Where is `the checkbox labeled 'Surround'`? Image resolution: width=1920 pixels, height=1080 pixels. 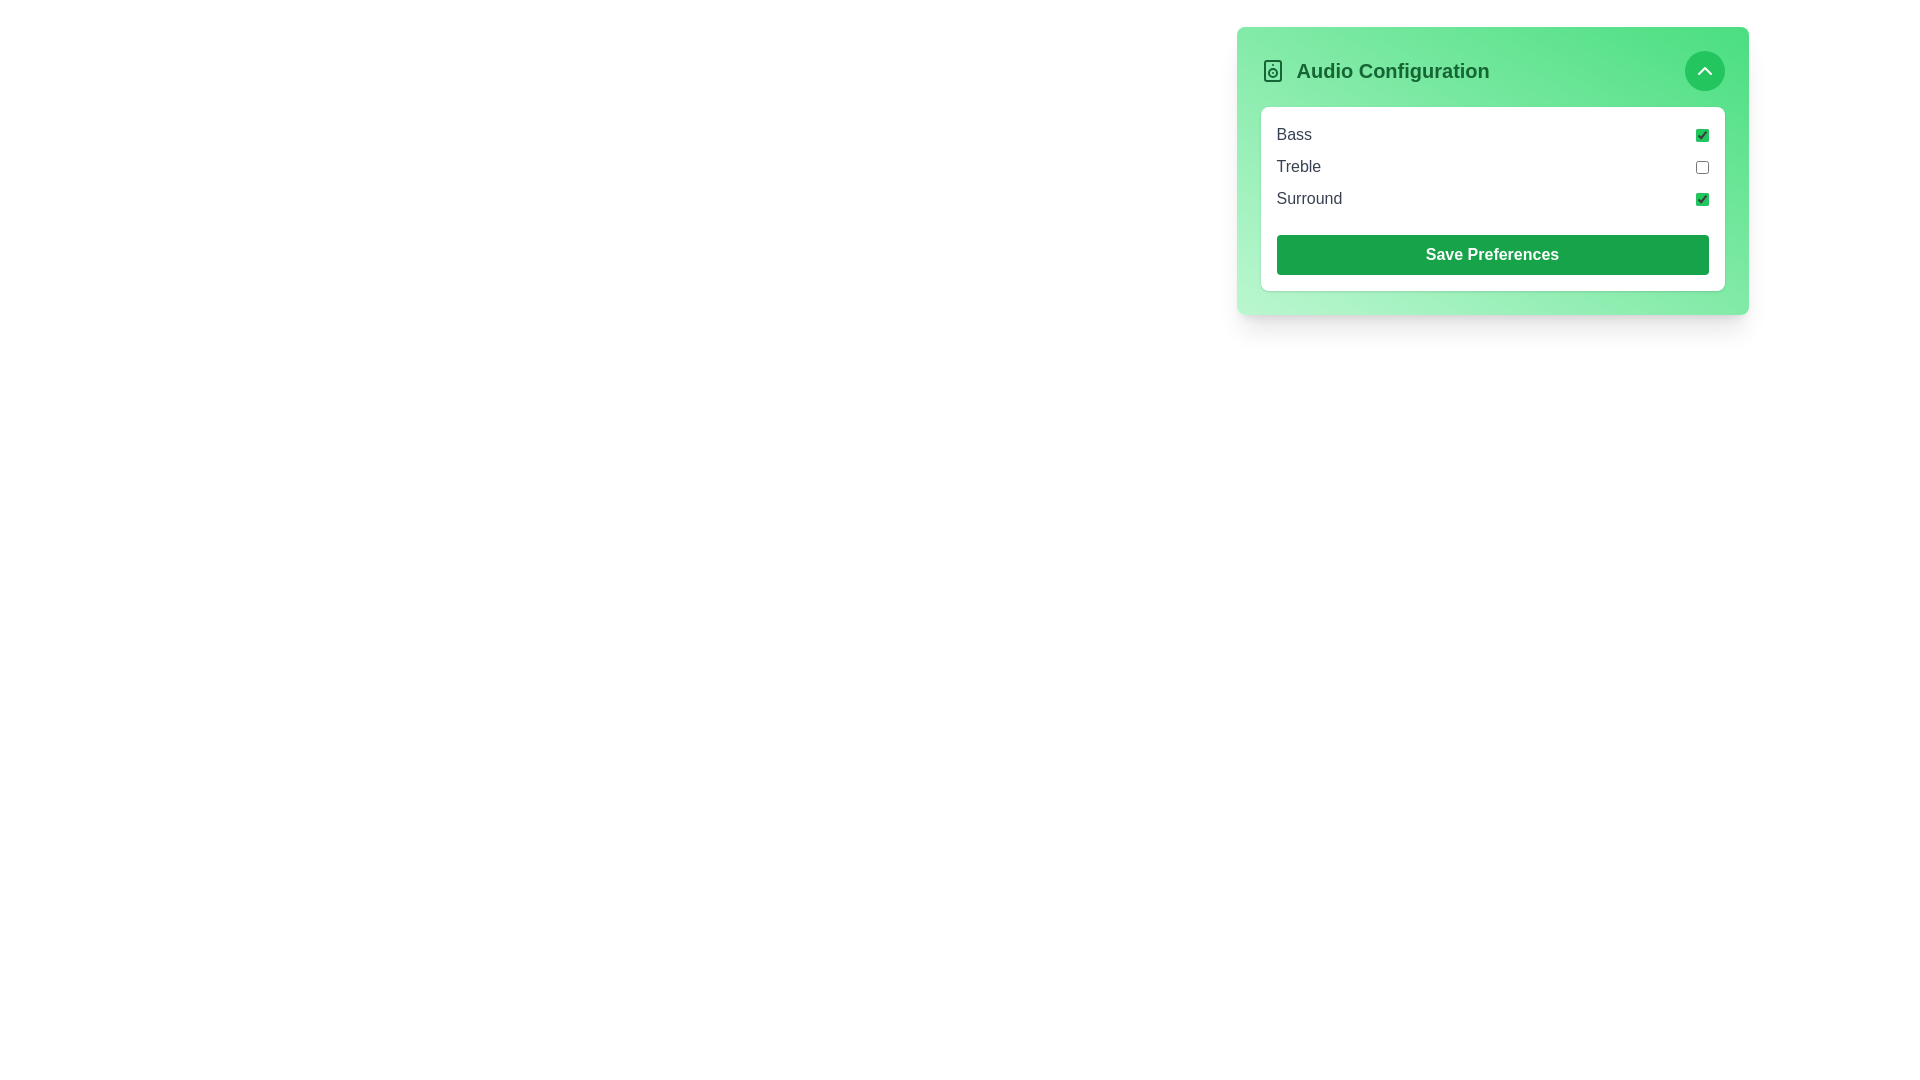
the checkbox labeled 'Surround' is located at coordinates (1492, 199).